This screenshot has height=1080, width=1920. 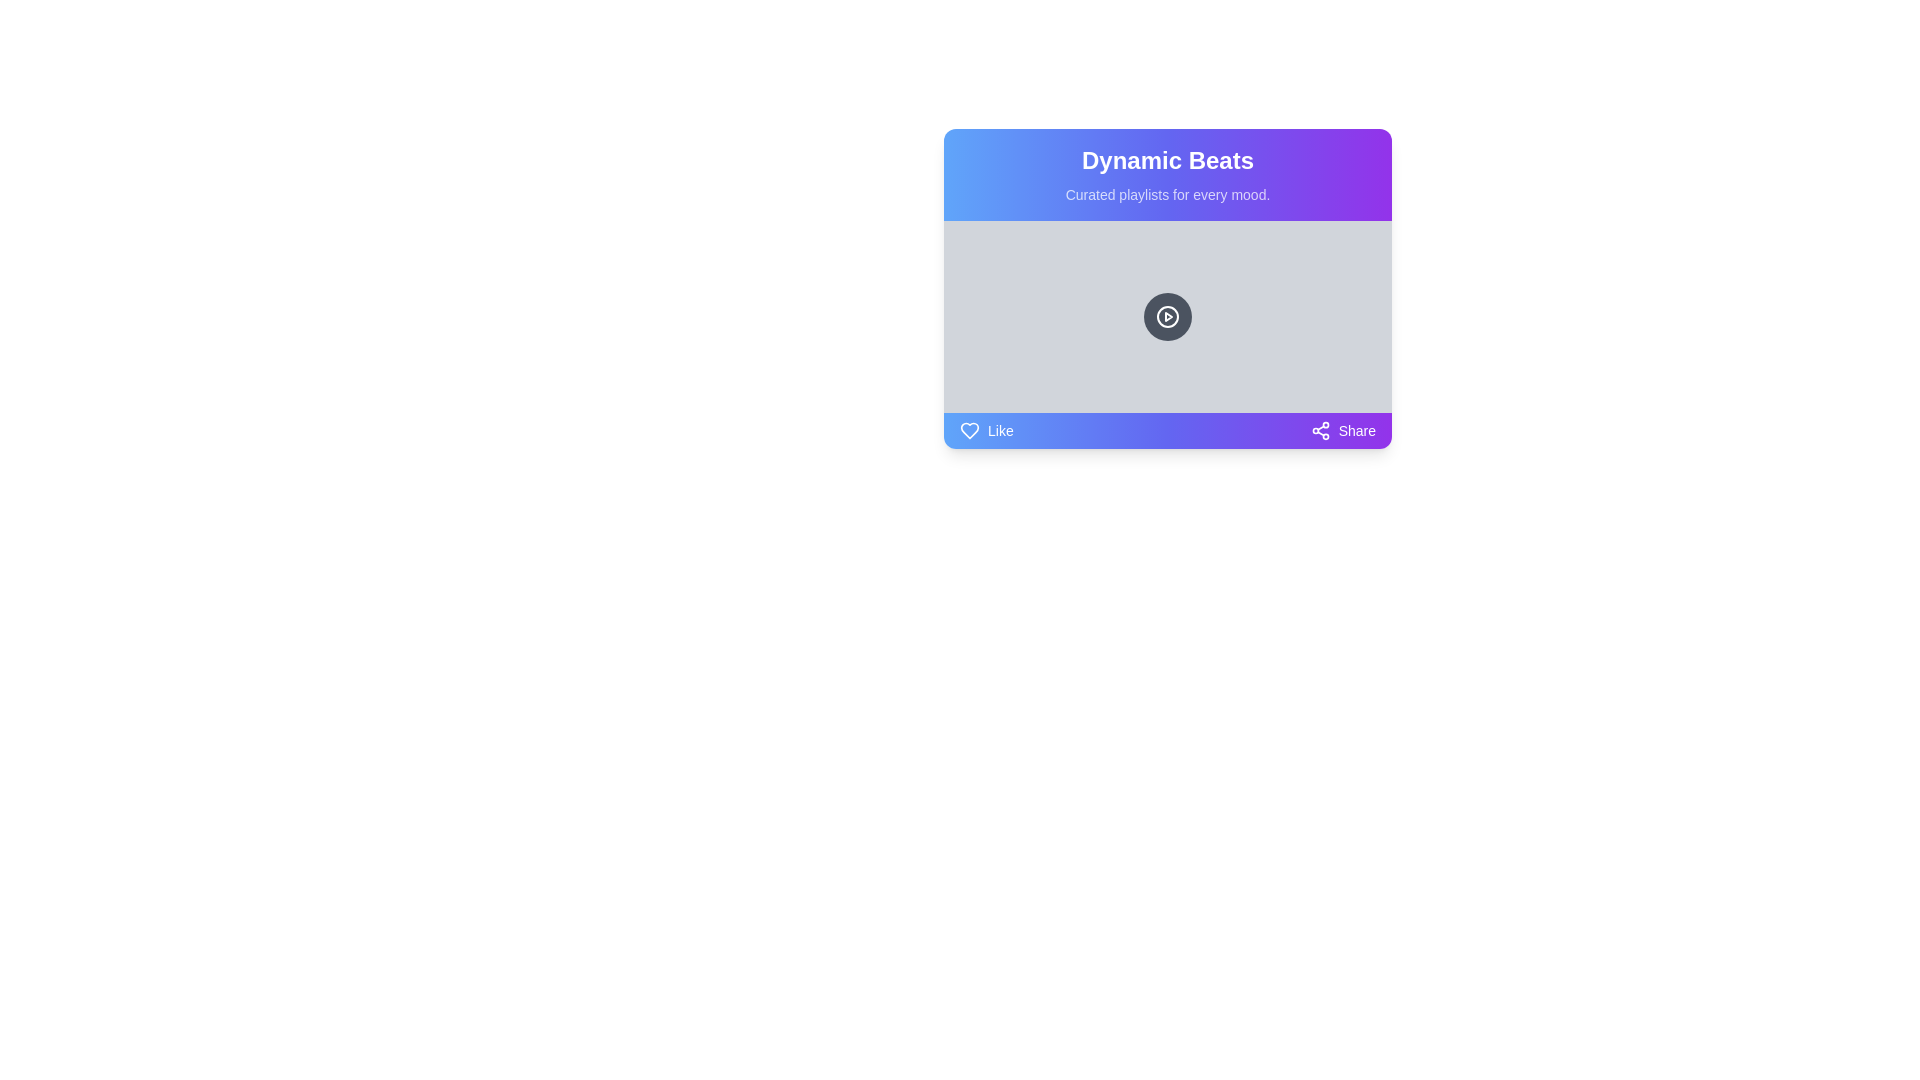 I want to click on the heart icon located at the left end of the horizontal button bar beneath the 'Dynamic Beats' card, so click(x=969, y=430).